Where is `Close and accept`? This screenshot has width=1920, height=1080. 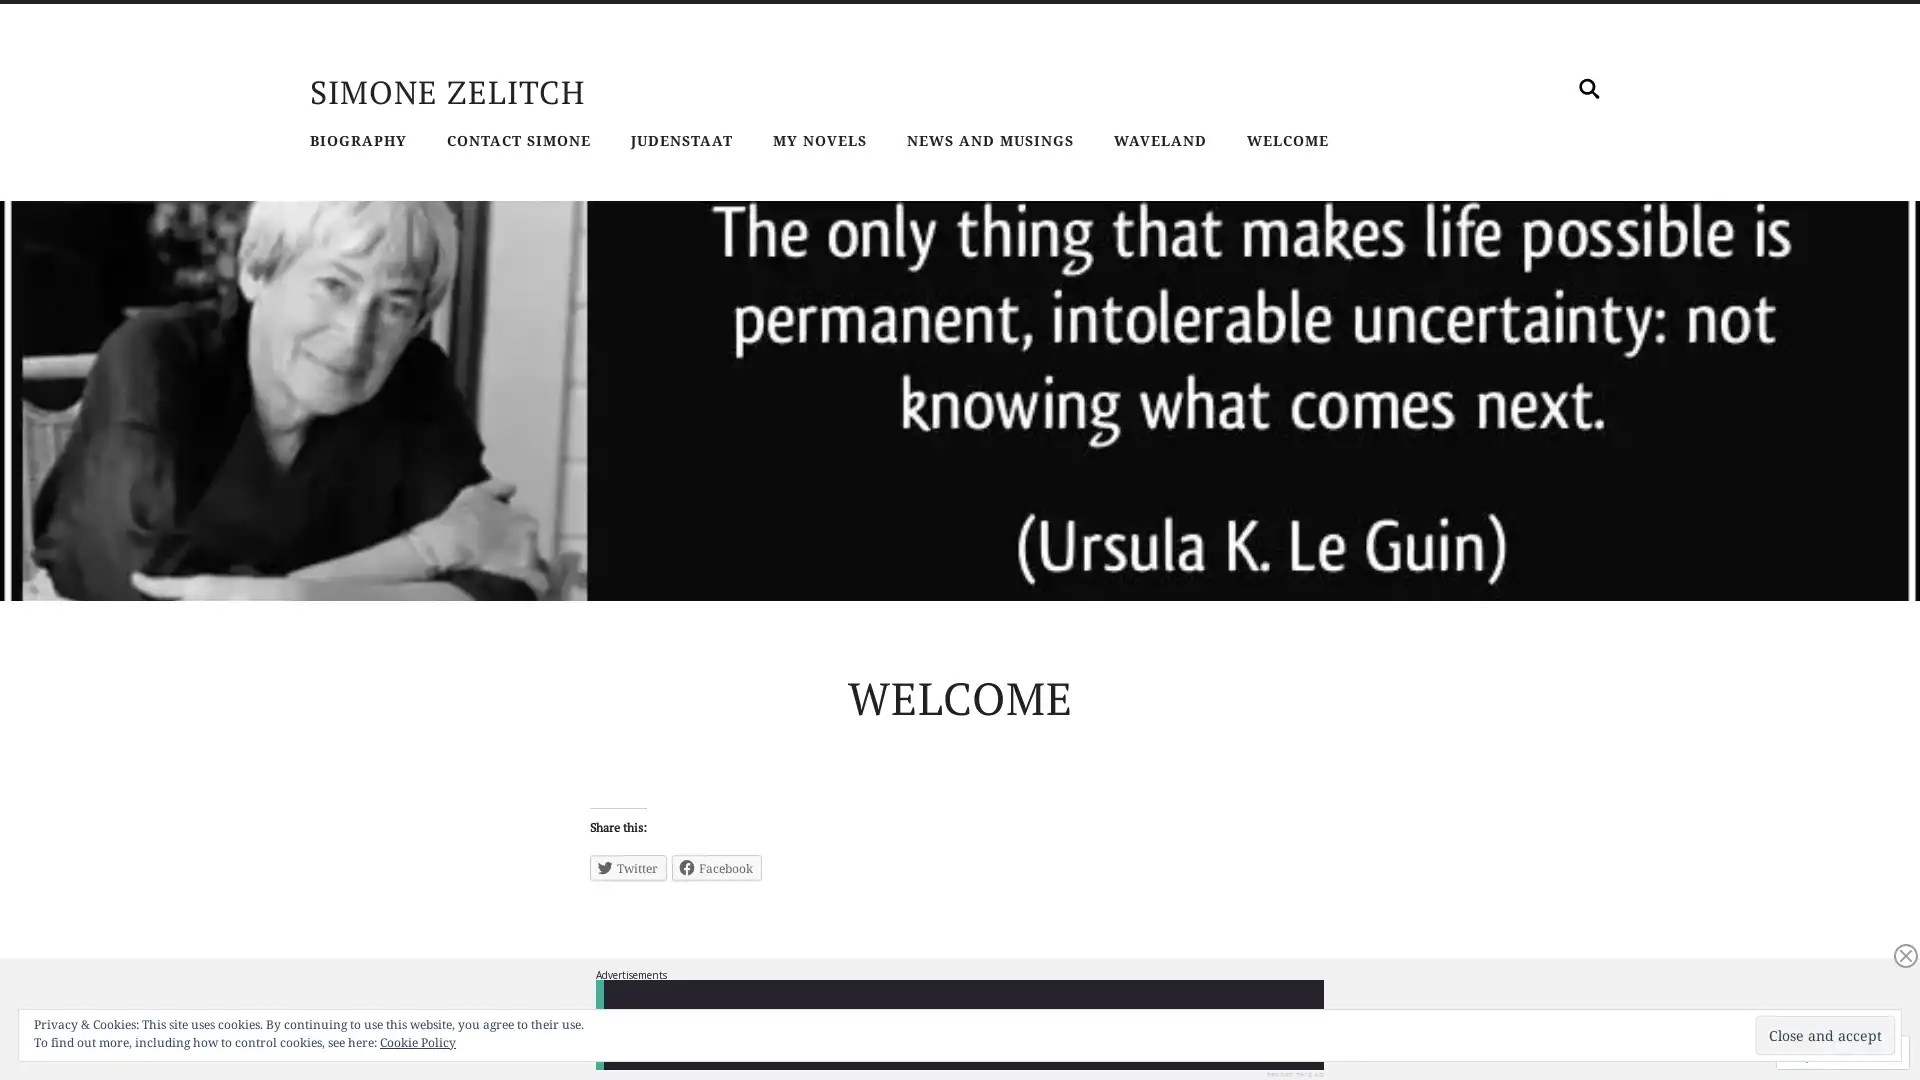
Close and accept is located at coordinates (1825, 1035).